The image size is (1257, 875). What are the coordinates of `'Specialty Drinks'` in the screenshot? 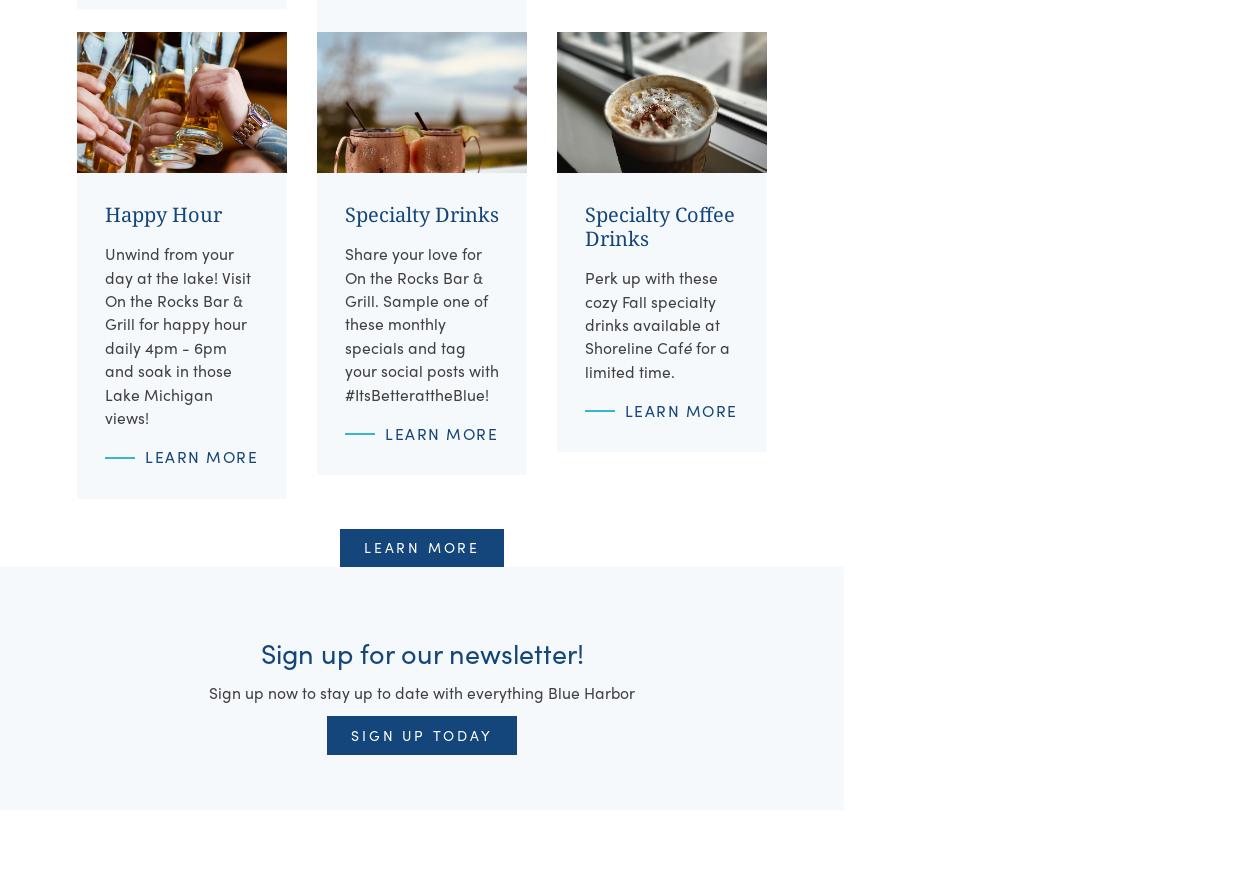 It's located at (421, 214).